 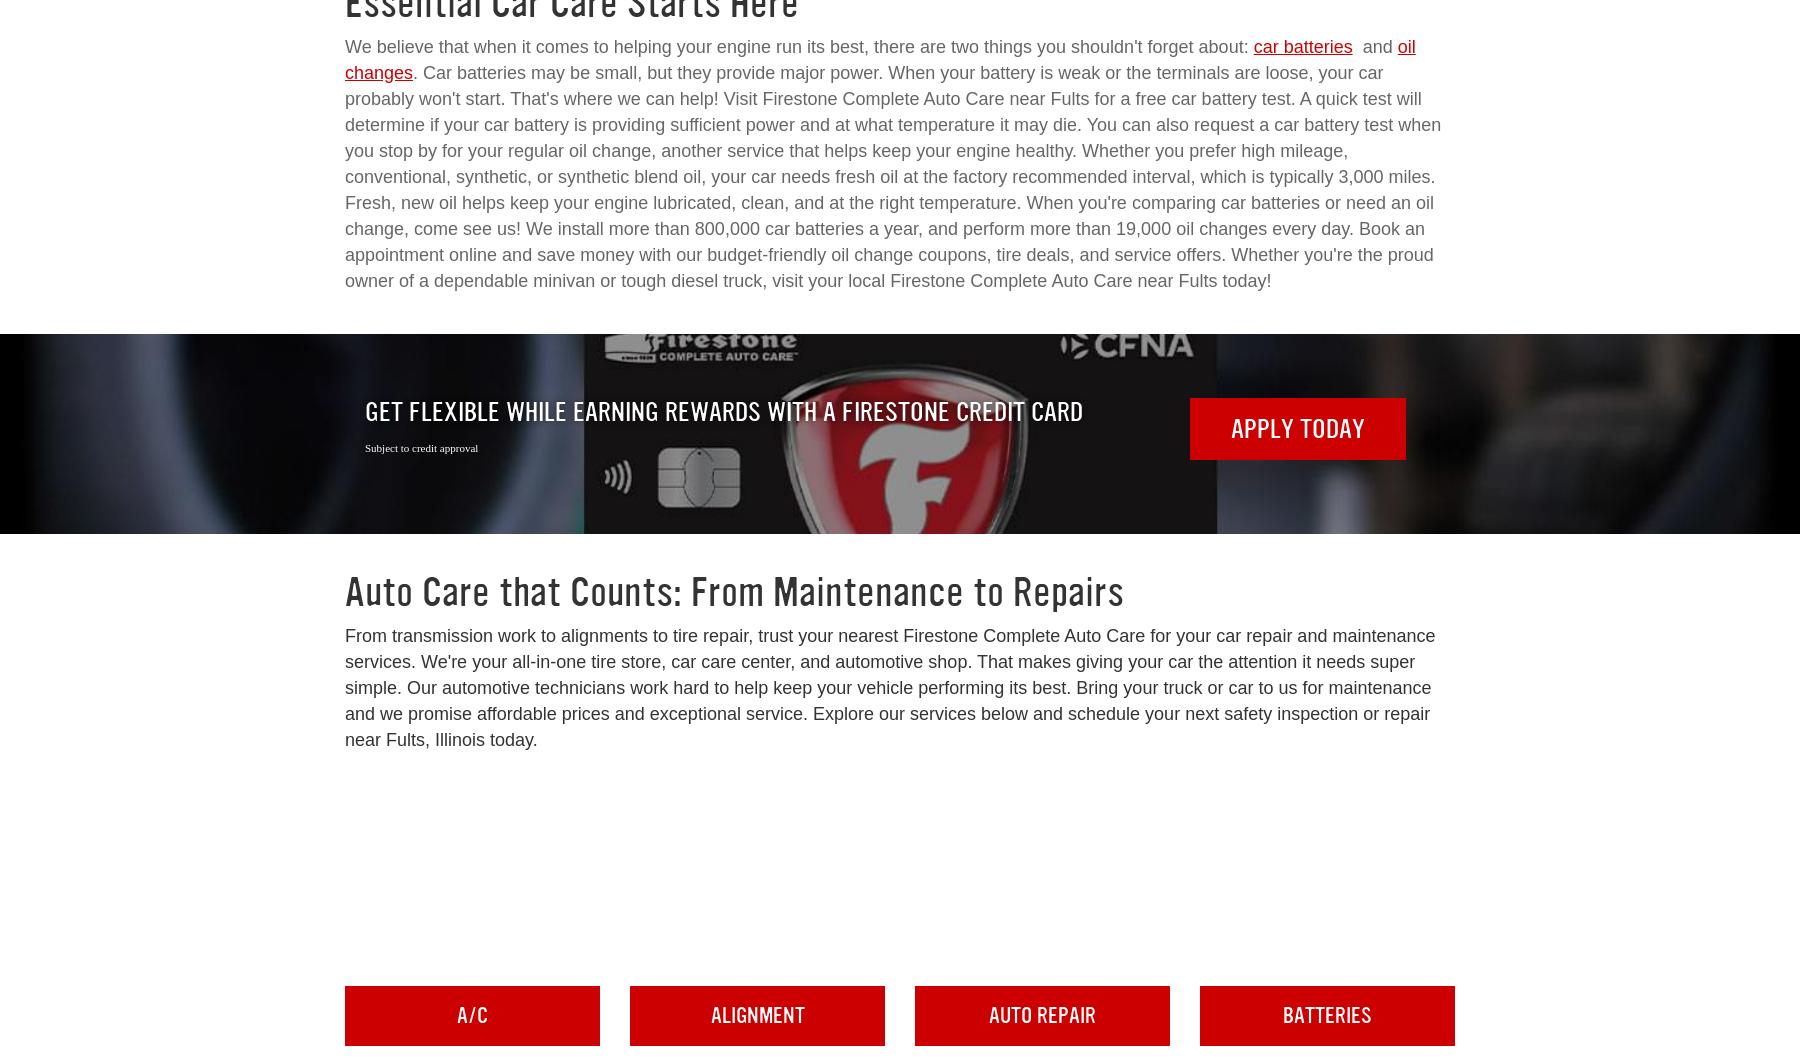 I want to click on 'From transmission work
              to alignments
              to tire repair,
              trust your nearest Firestone Complete Auto Care
              for your car repair and maintenance services.
              We're your all-in-one tire store, car care center, and automotive shop.
              That makes giving your car the attention it needs super simple.
              Our automotive technicians
              work hard to help keep your vehicle performing its best.
              Bring your truck or car to us for maintenance and
              we promise affordable prices and exceptional service.
              Explore our services below and schedule your next safety inspection or repair near Fults, Illinois today.', so click(x=889, y=687).